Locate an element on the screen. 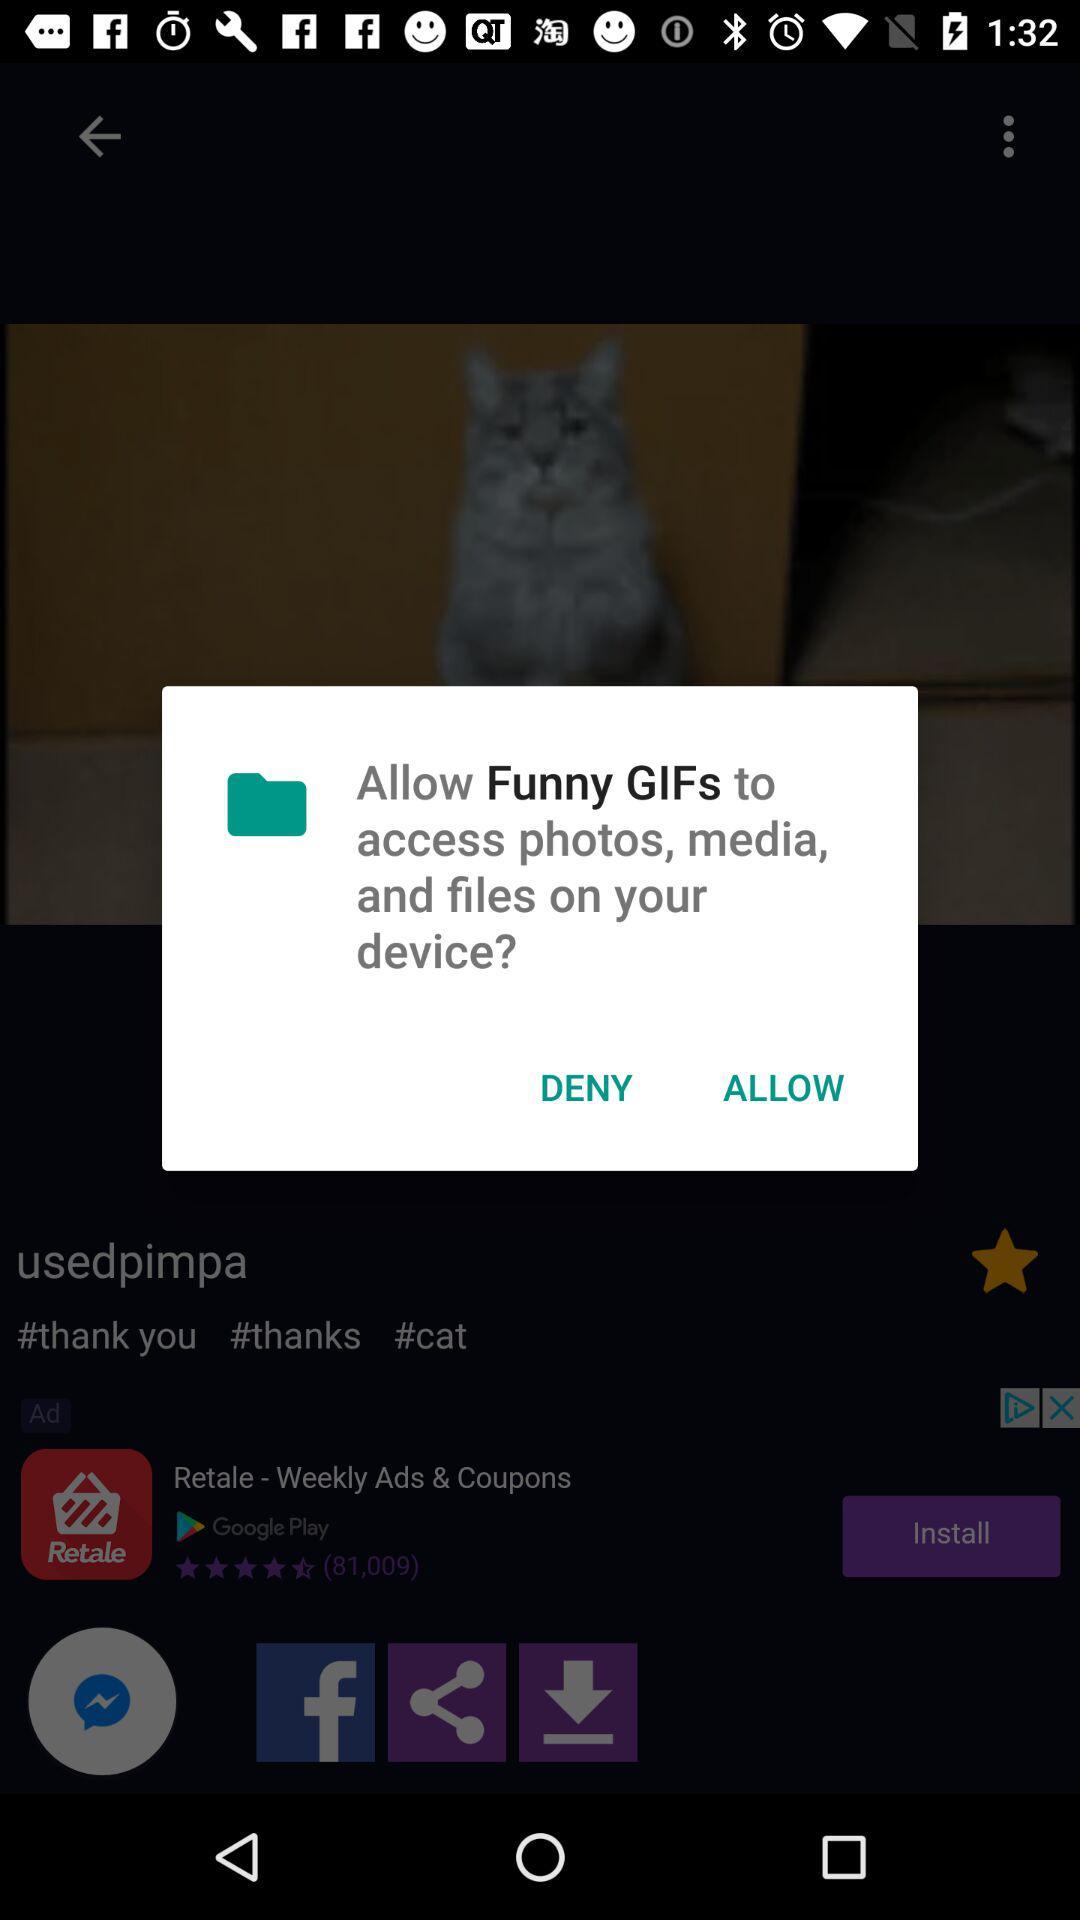 Image resolution: width=1080 pixels, height=1920 pixels. menu option is located at coordinates (1008, 135).